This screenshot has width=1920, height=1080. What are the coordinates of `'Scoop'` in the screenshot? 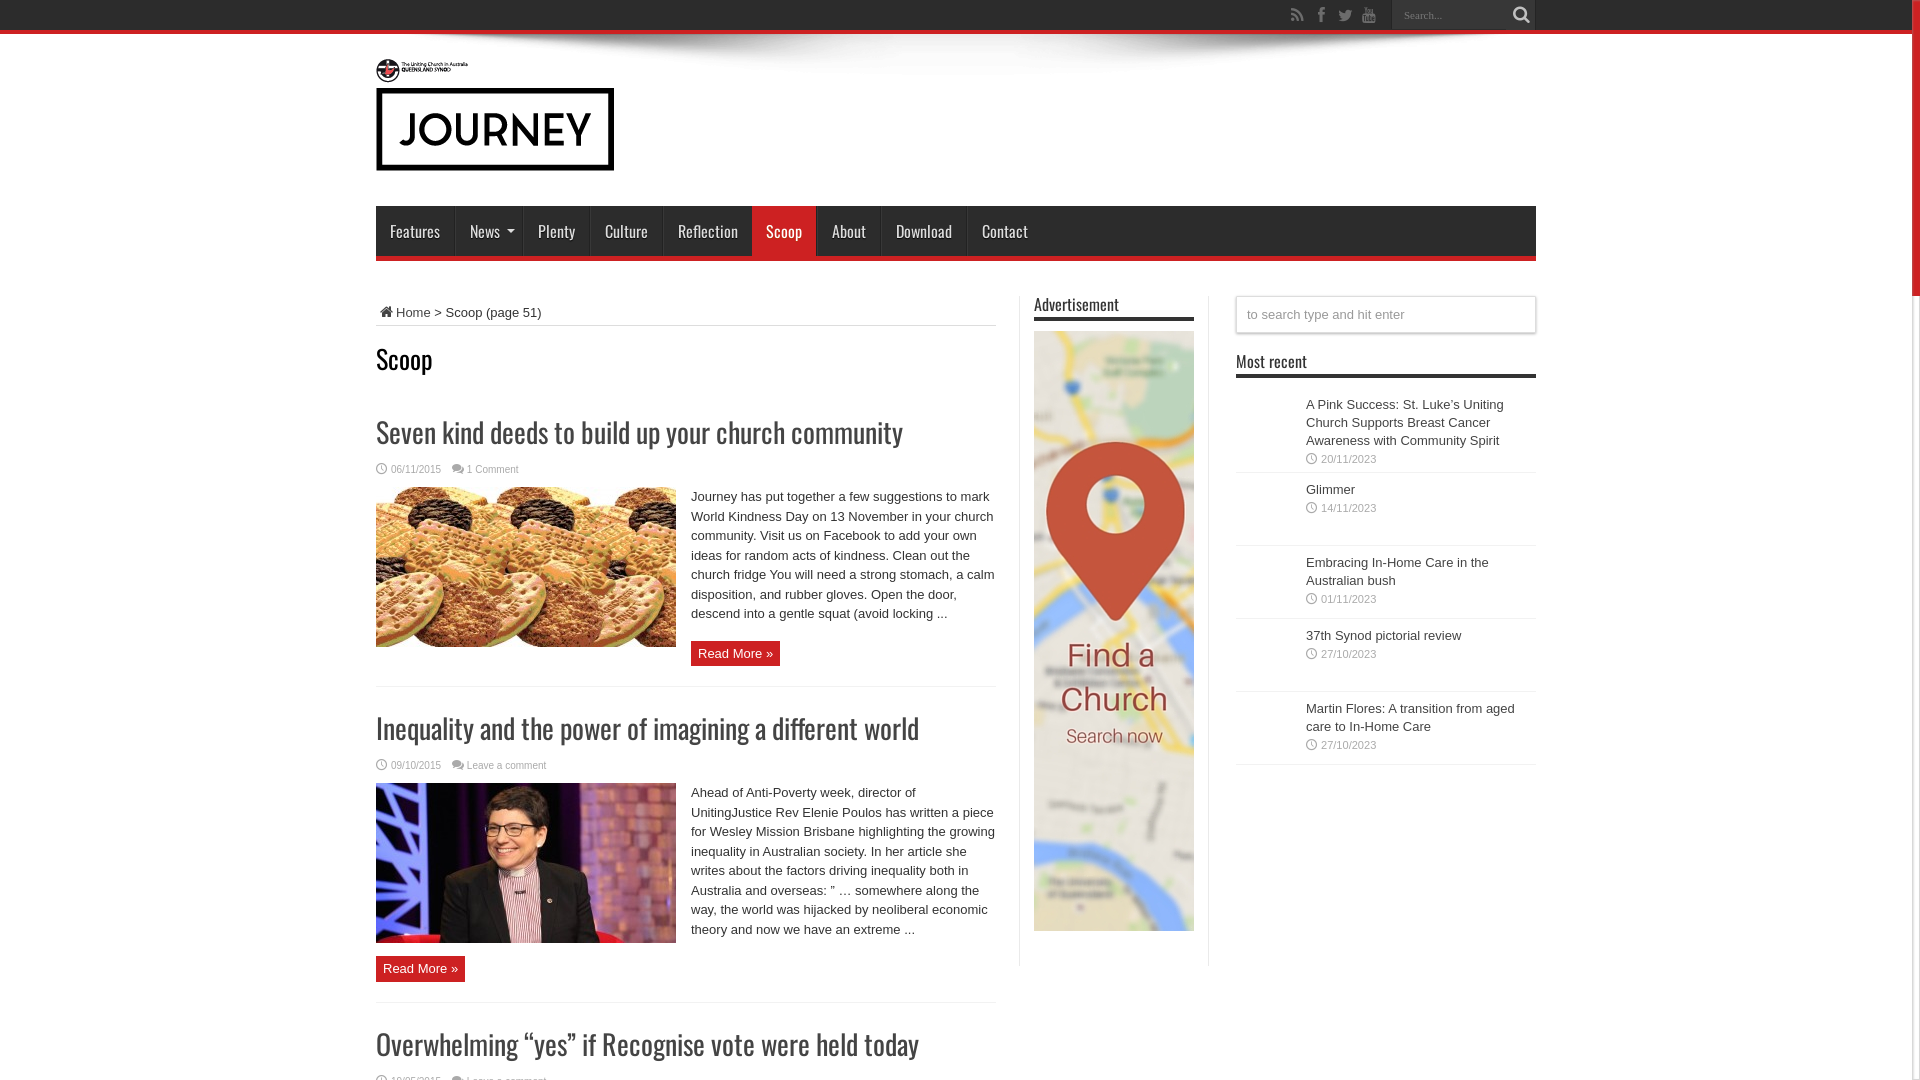 It's located at (782, 230).